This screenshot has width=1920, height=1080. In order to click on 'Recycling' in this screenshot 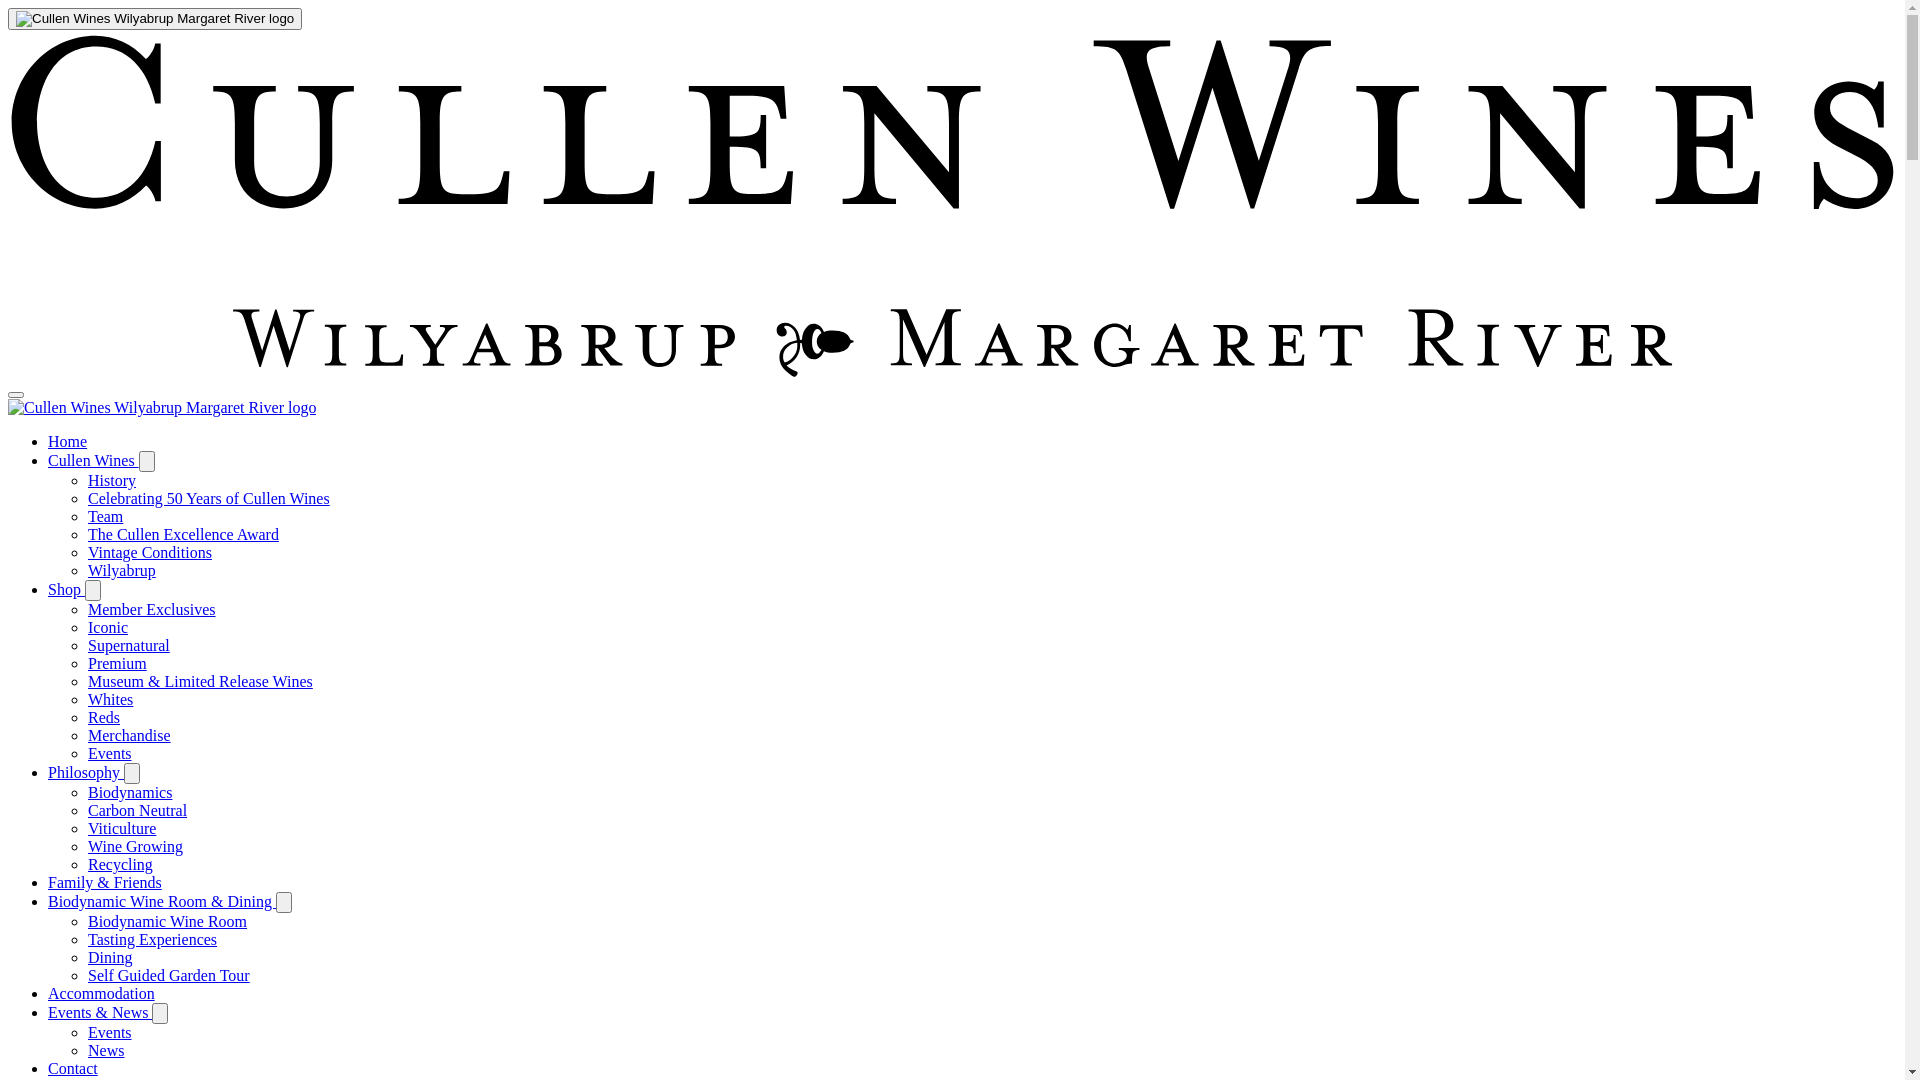, I will do `click(86, 863)`.